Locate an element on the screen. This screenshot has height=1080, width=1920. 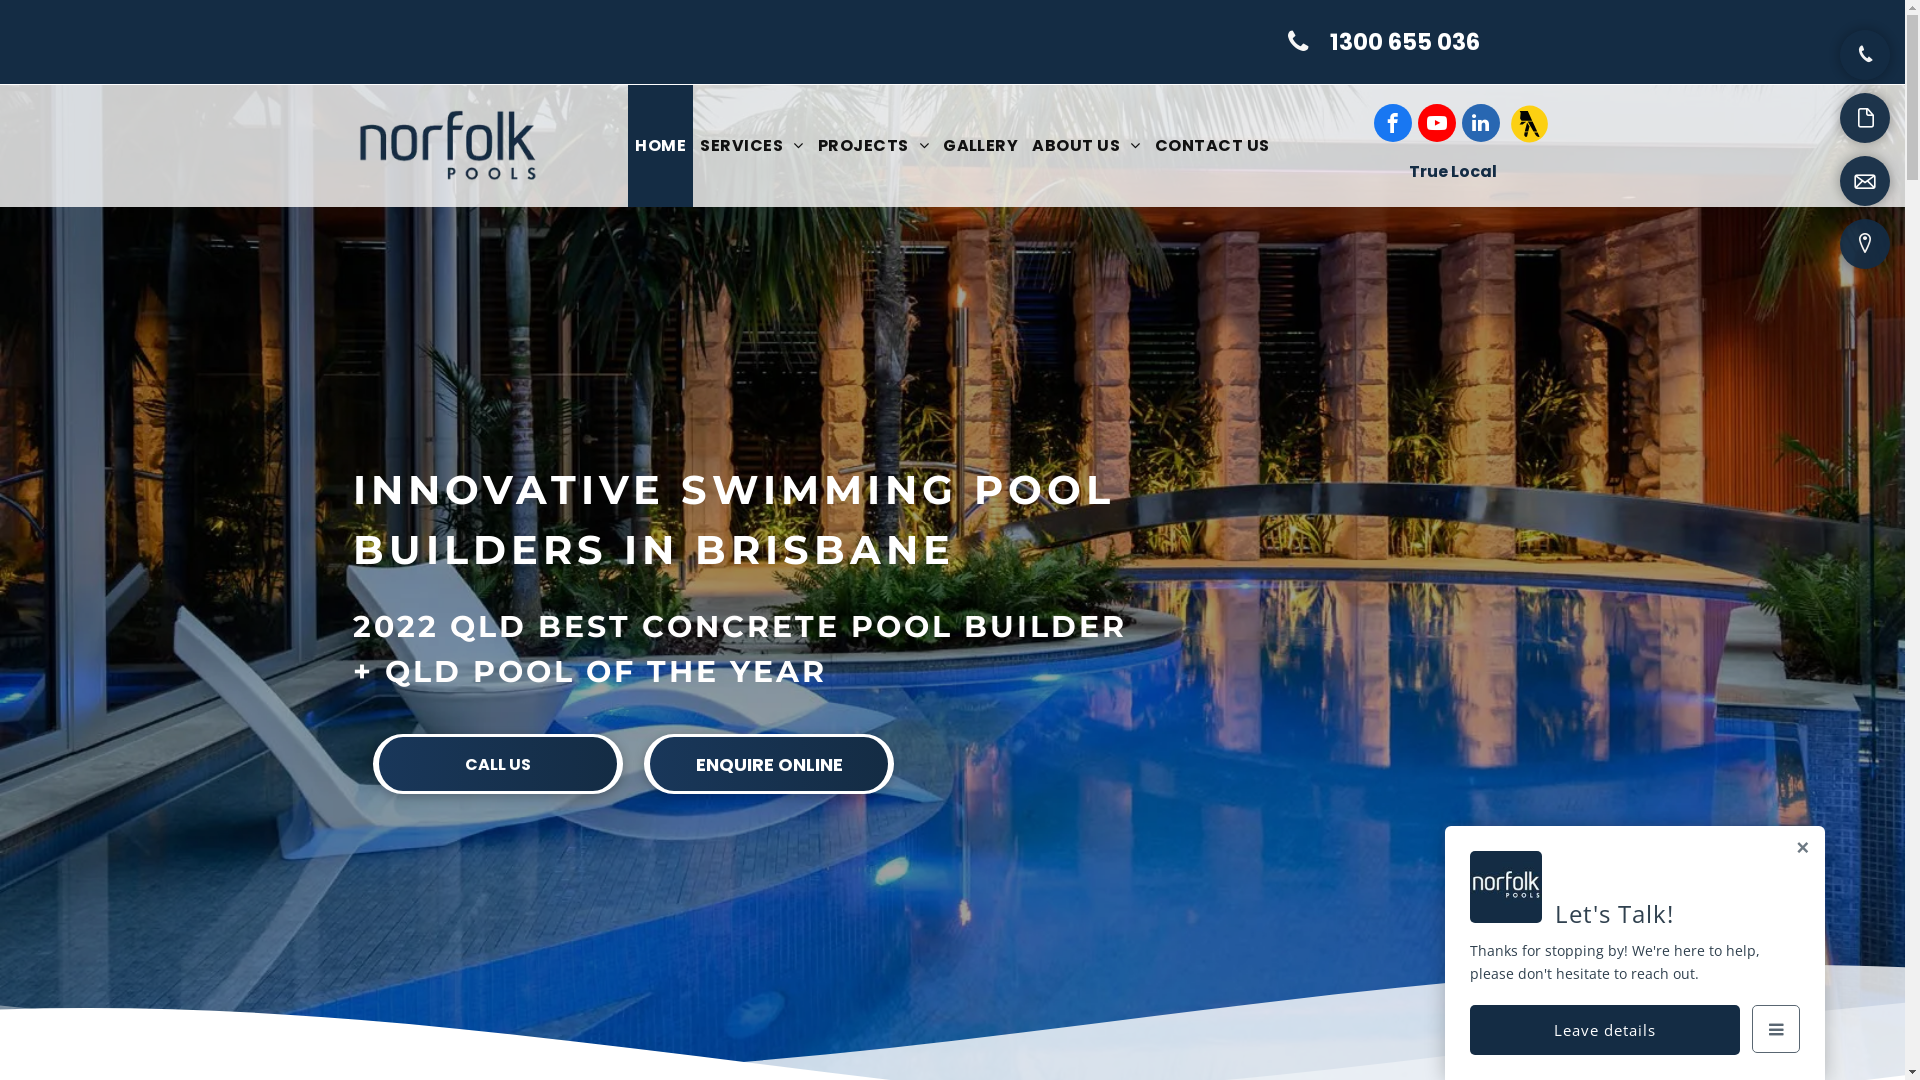
'HOME' is located at coordinates (660, 145).